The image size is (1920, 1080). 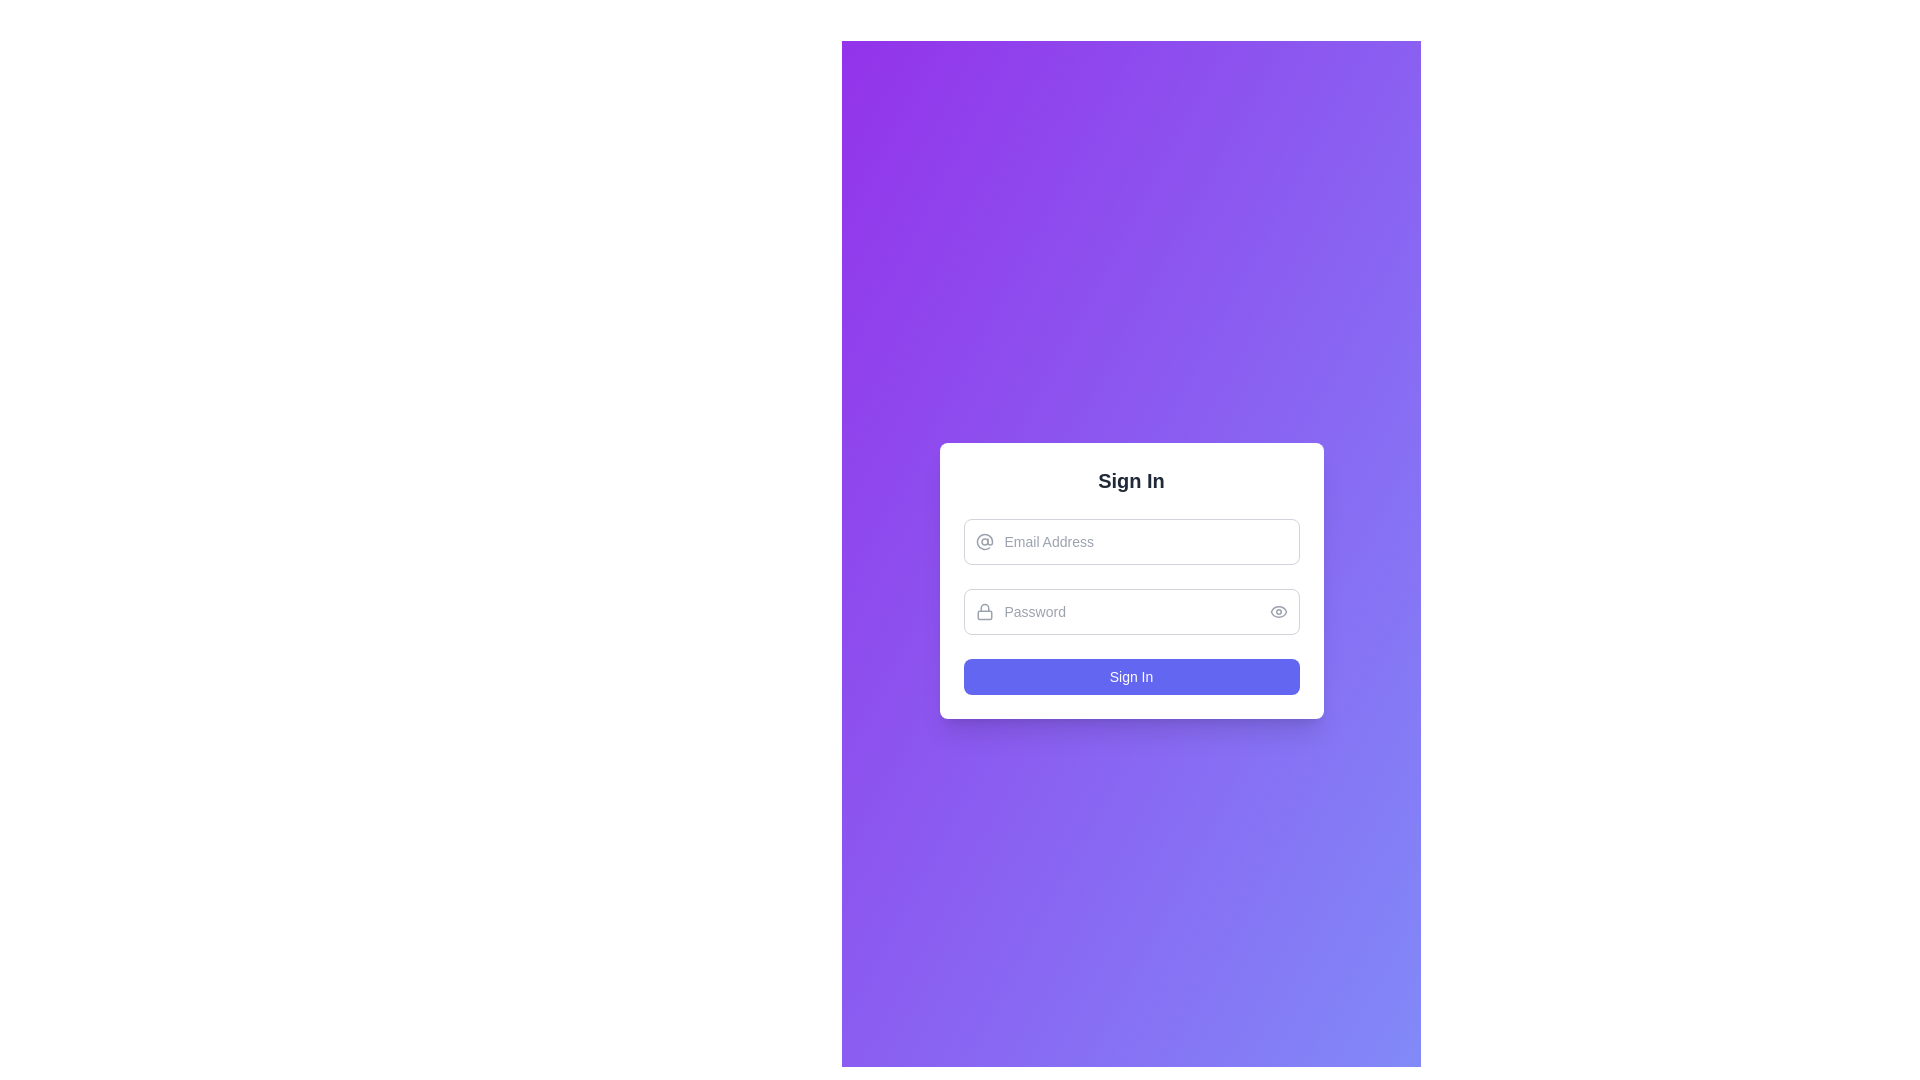 What do you see at coordinates (984, 611) in the screenshot?
I see `the Decorative icon representing a lock, which visually indicates that the adjacent input field is for securely entering a password` at bounding box center [984, 611].